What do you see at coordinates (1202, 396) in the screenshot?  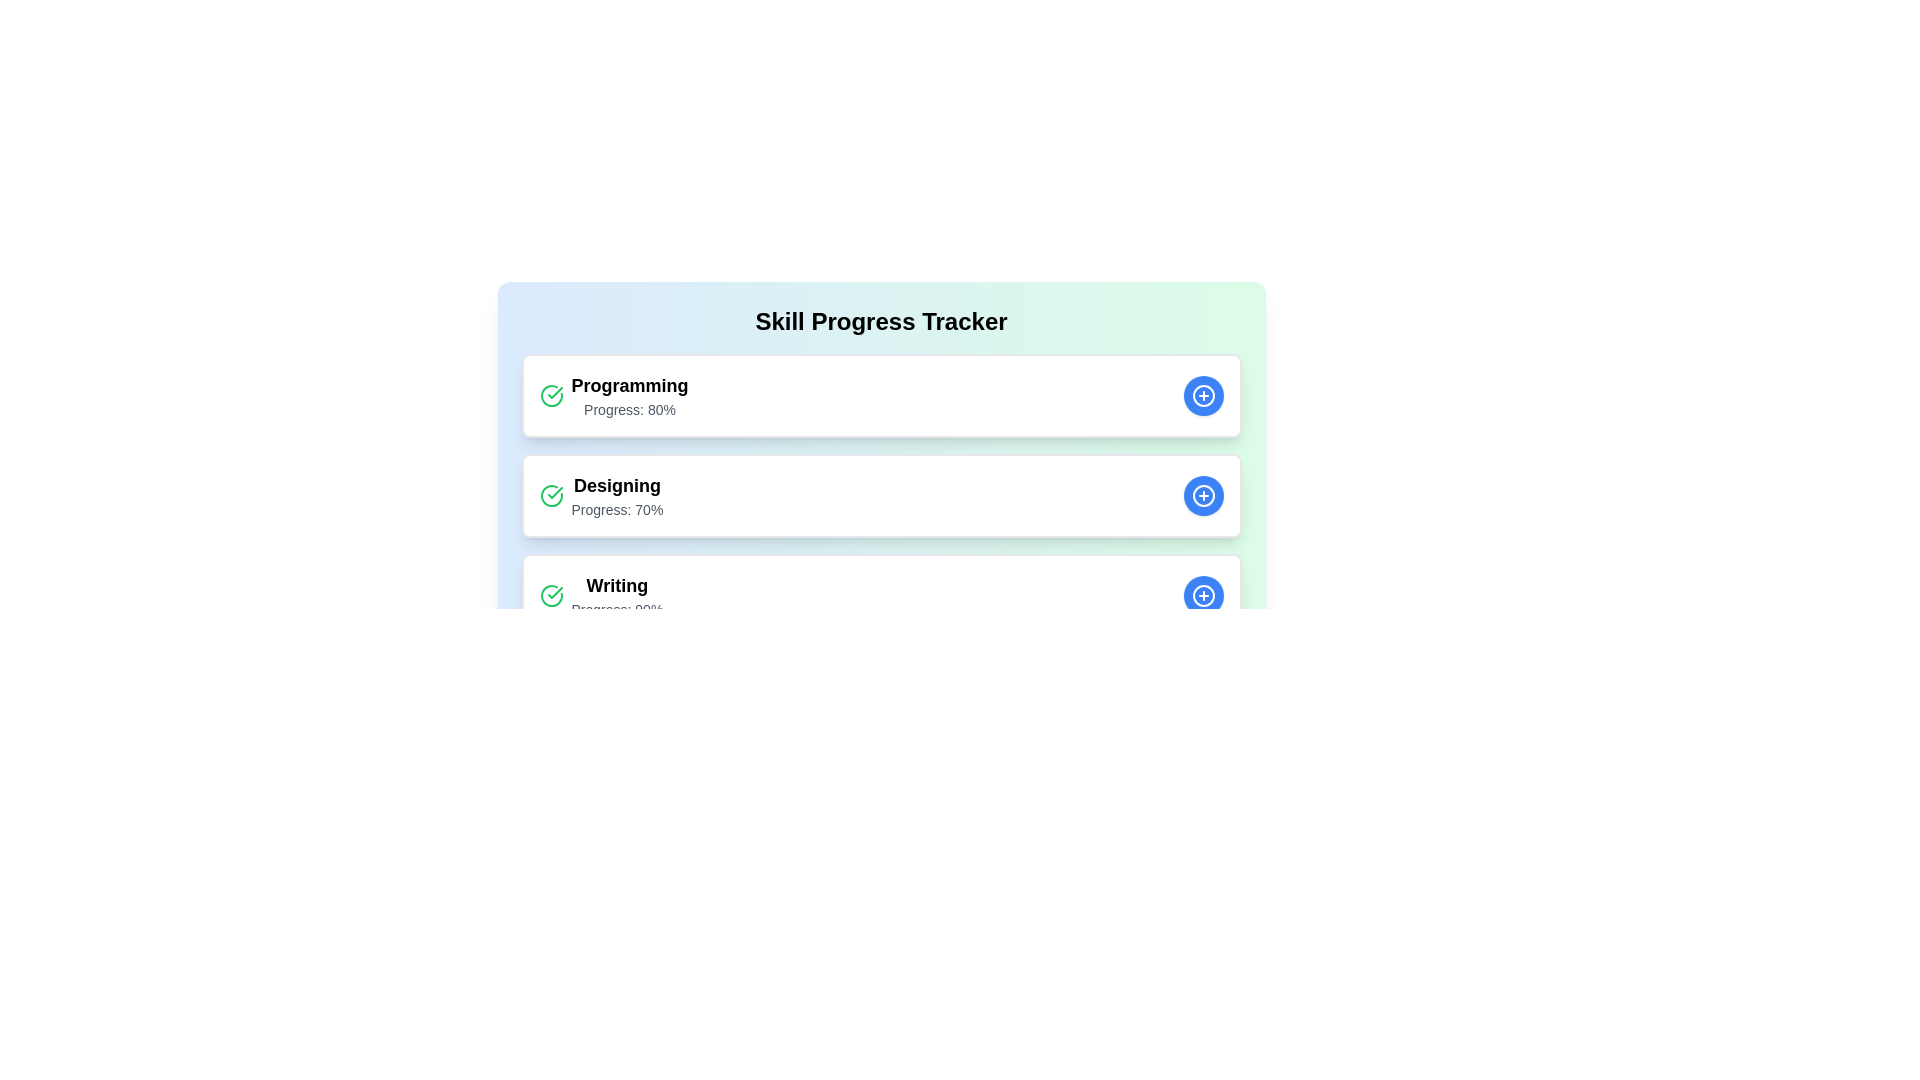 I see `increment button for the skill Programming` at bounding box center [1202, 396].